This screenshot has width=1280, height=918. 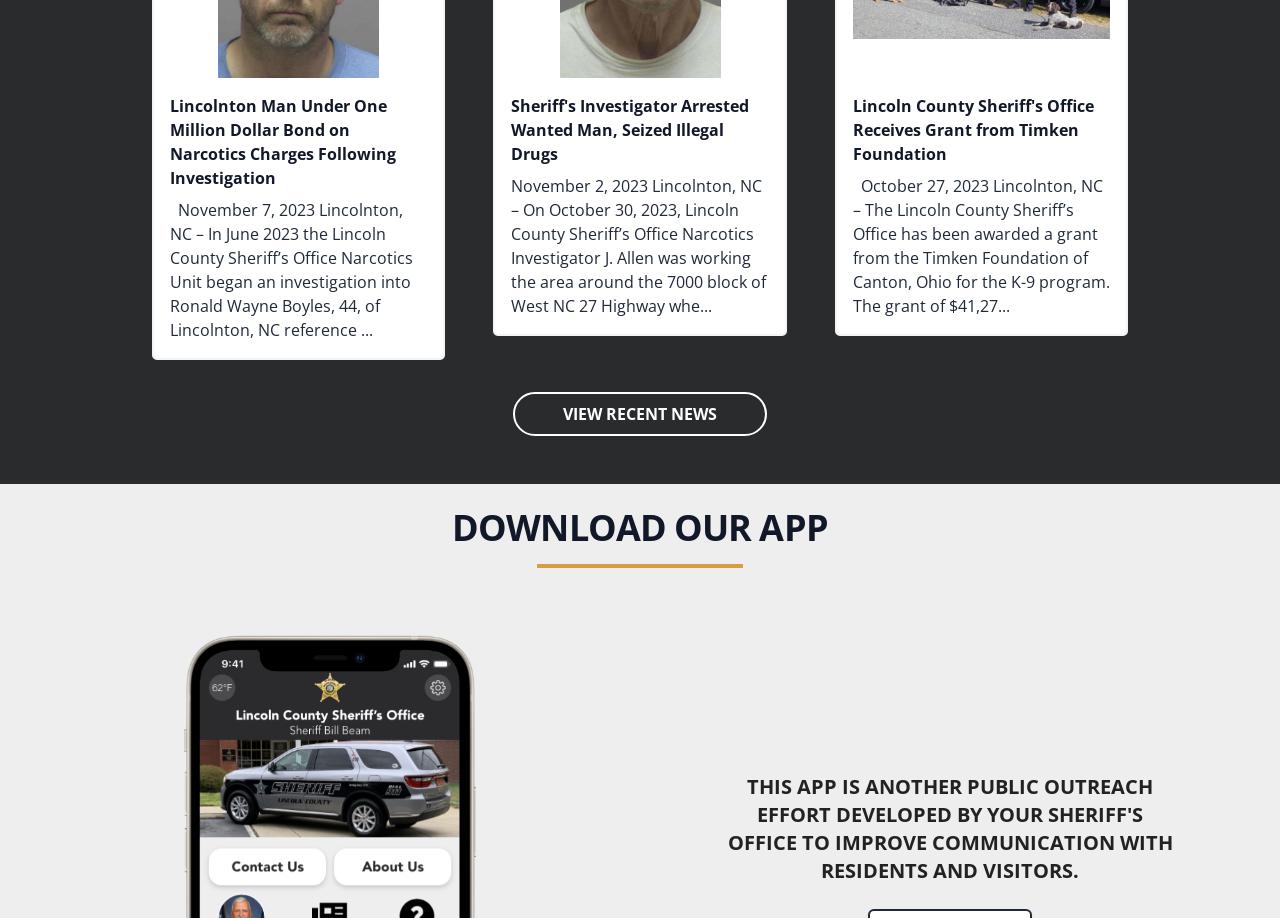 What do you see at coordinates (948, 827) in the screenshot?
I see `'This app is another public outreach effort developed by your Sheriff's office to improve communication with residents and visitors.'` at bounding box center [948, 827].